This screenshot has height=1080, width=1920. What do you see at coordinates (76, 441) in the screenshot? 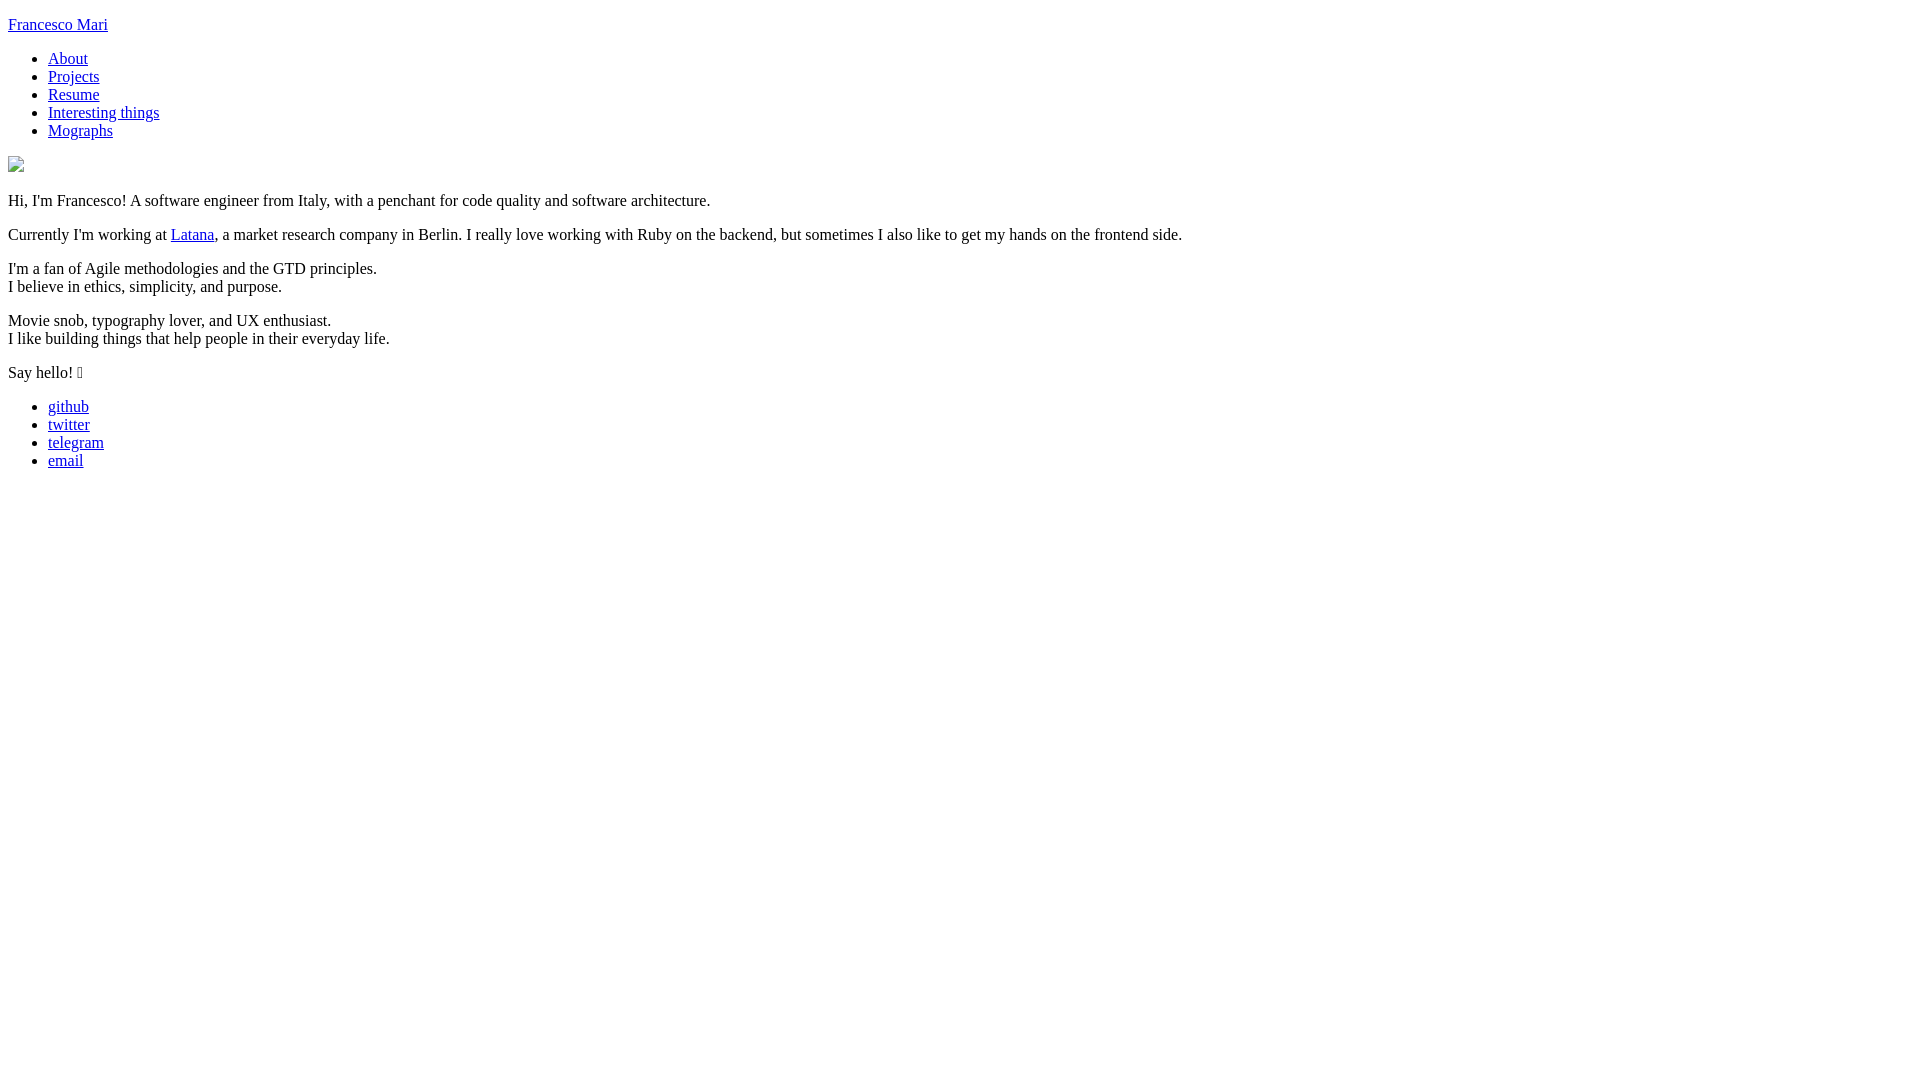
I see `'telegram'` at bounding box center [76, 441].